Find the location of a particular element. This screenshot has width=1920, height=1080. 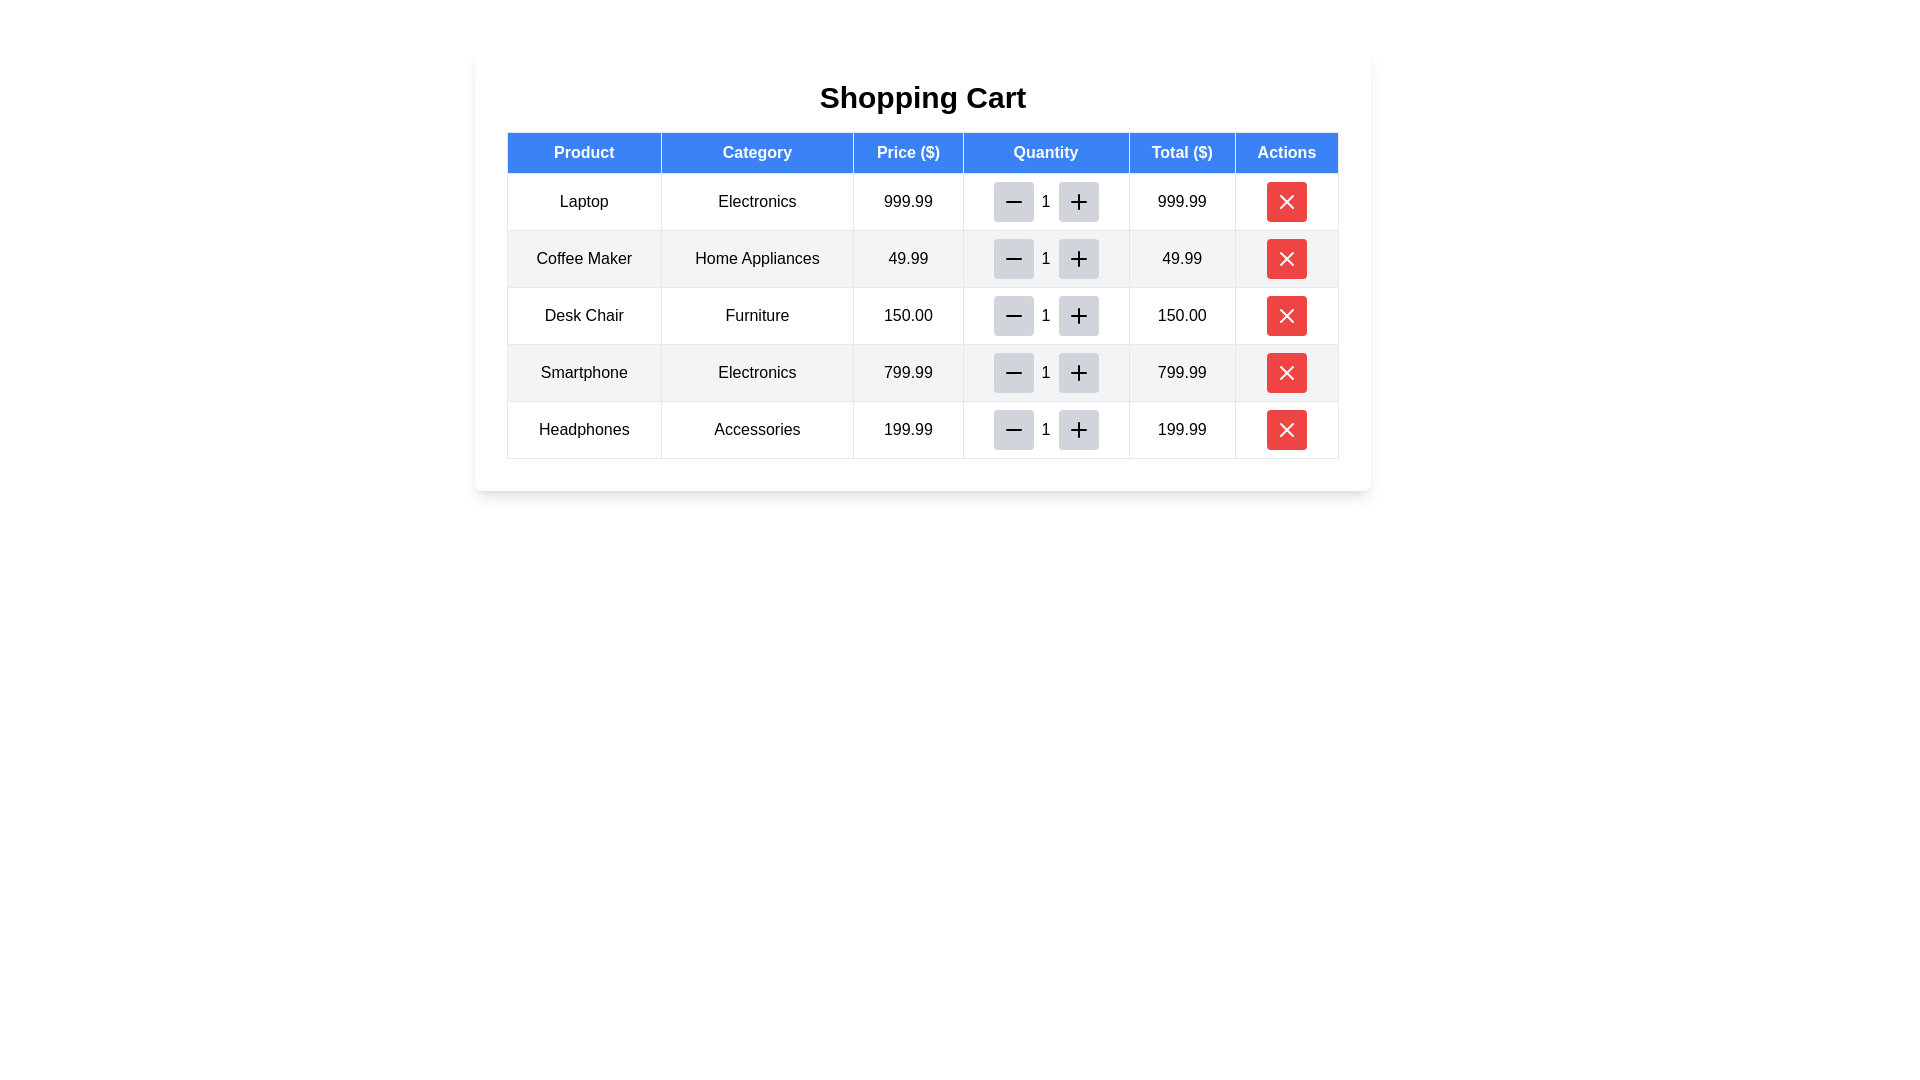

text 'Laptop' displayed in the Text Display located in the first row of the shopping cart table under the 'Product' column is located at coordinates (583, 201).